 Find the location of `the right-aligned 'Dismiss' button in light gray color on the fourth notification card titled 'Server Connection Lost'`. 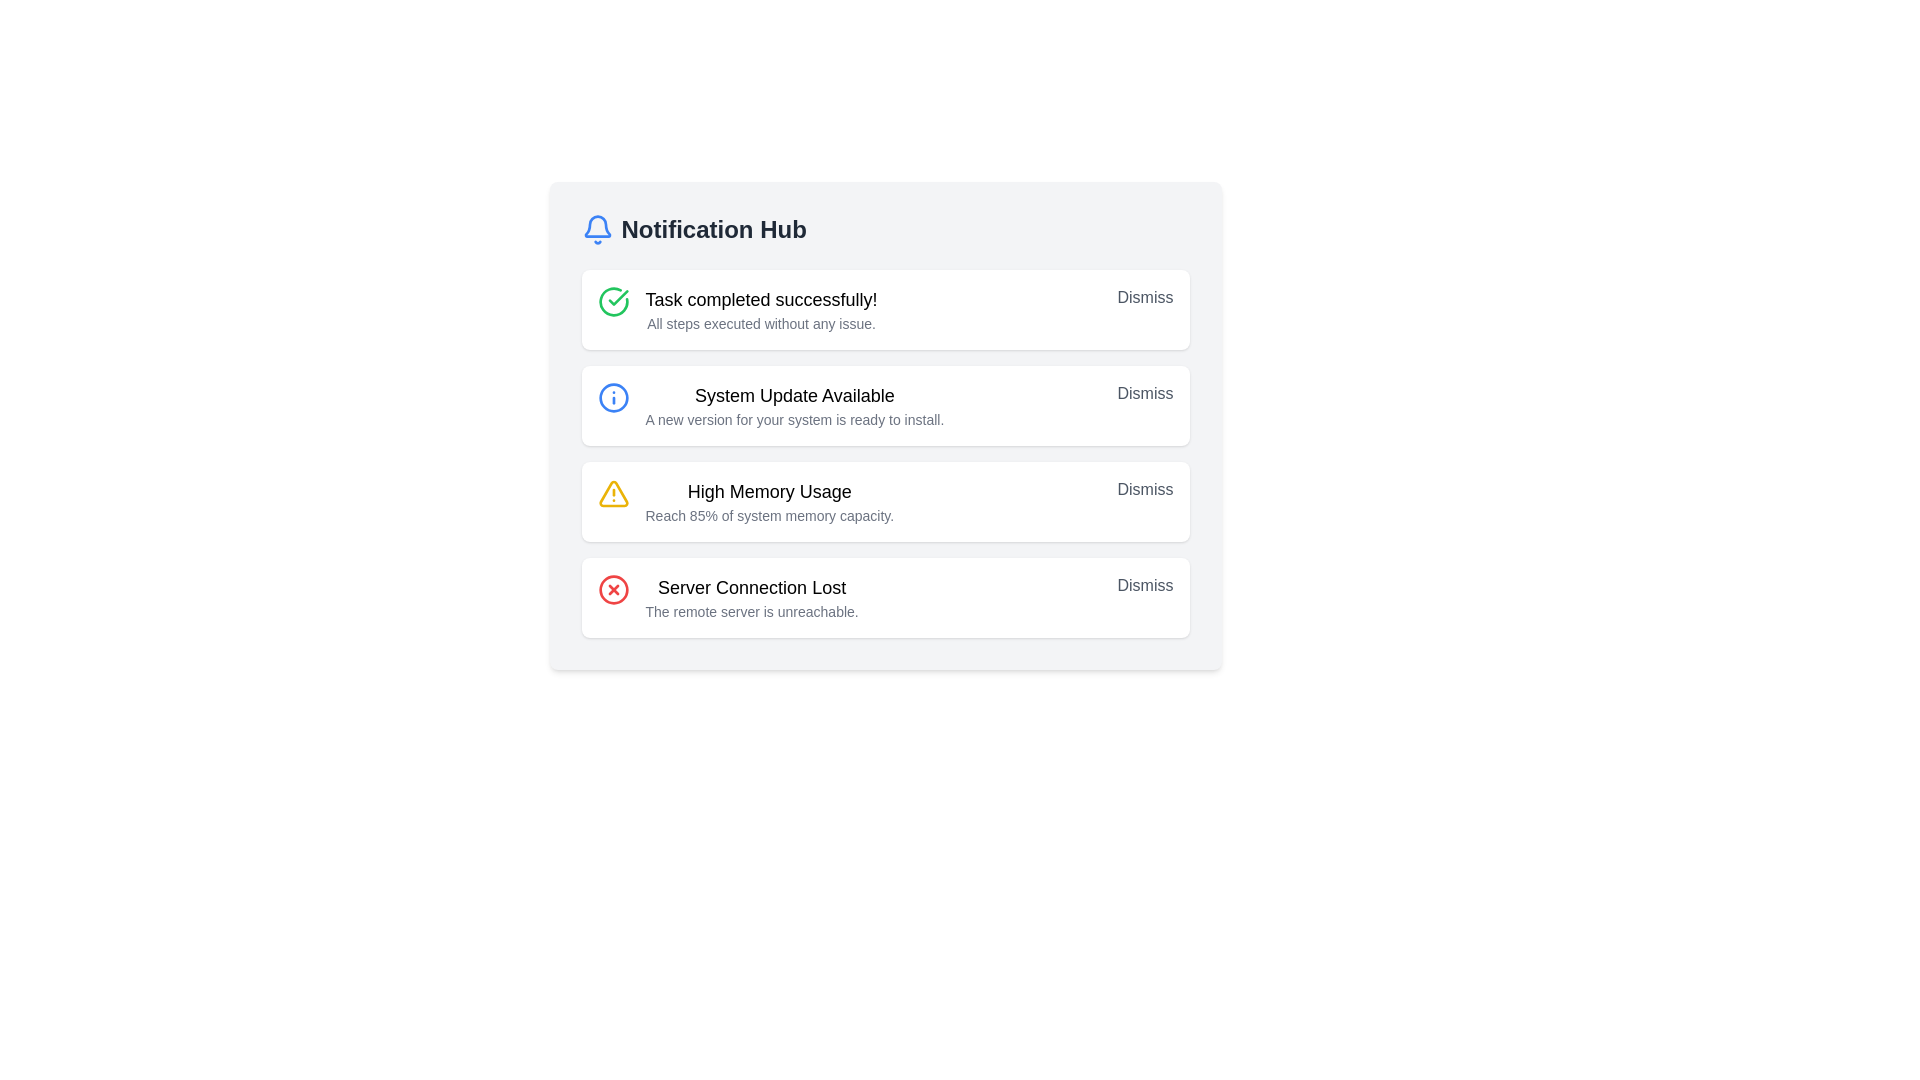

the right-aligned 'Dismiss' button in light gray color on the fourth notification card titled 'Server Connection Lost' is located at coordinates (1145, 585).